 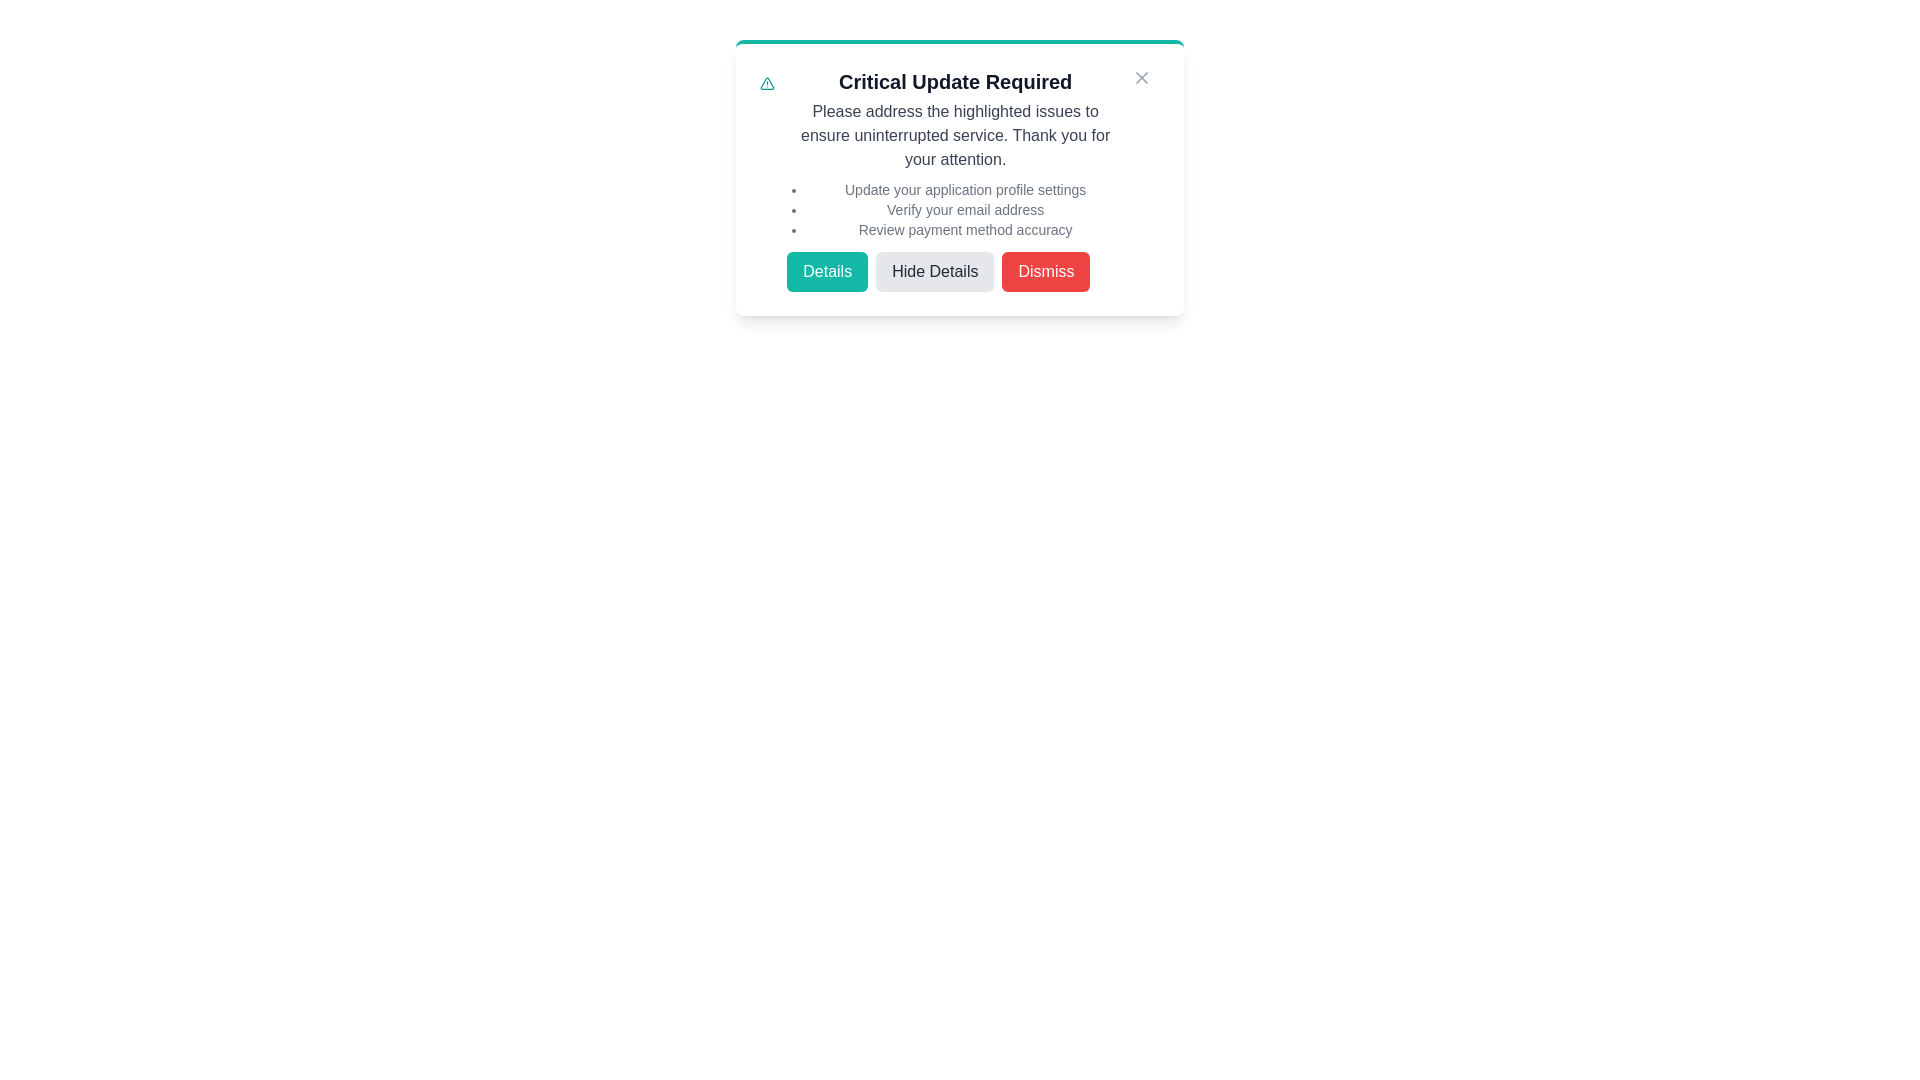 I want to click on the text label that says 'Review payment method accuracy', which is the third item in a vertical list within the pop-up card, so click(x=965, y=229).